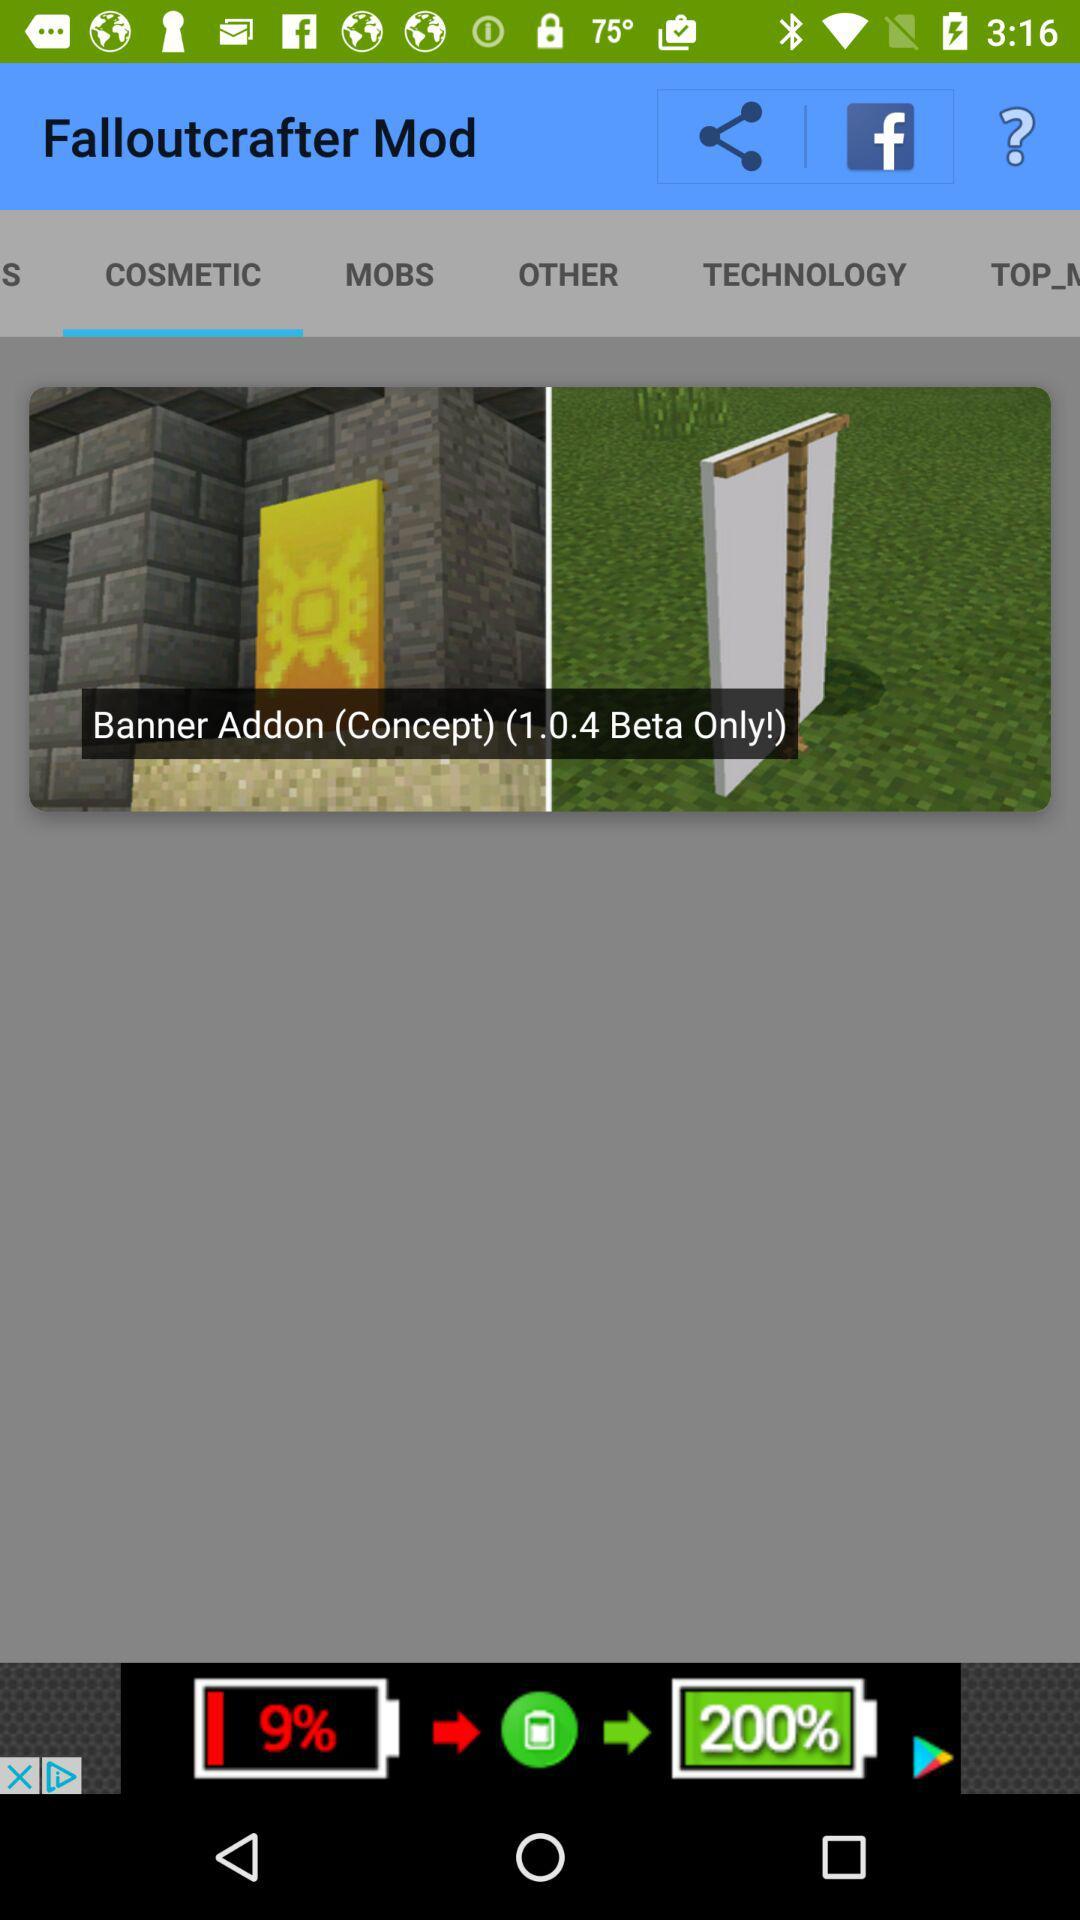  I want to click on click on banner, so click(540, 598).